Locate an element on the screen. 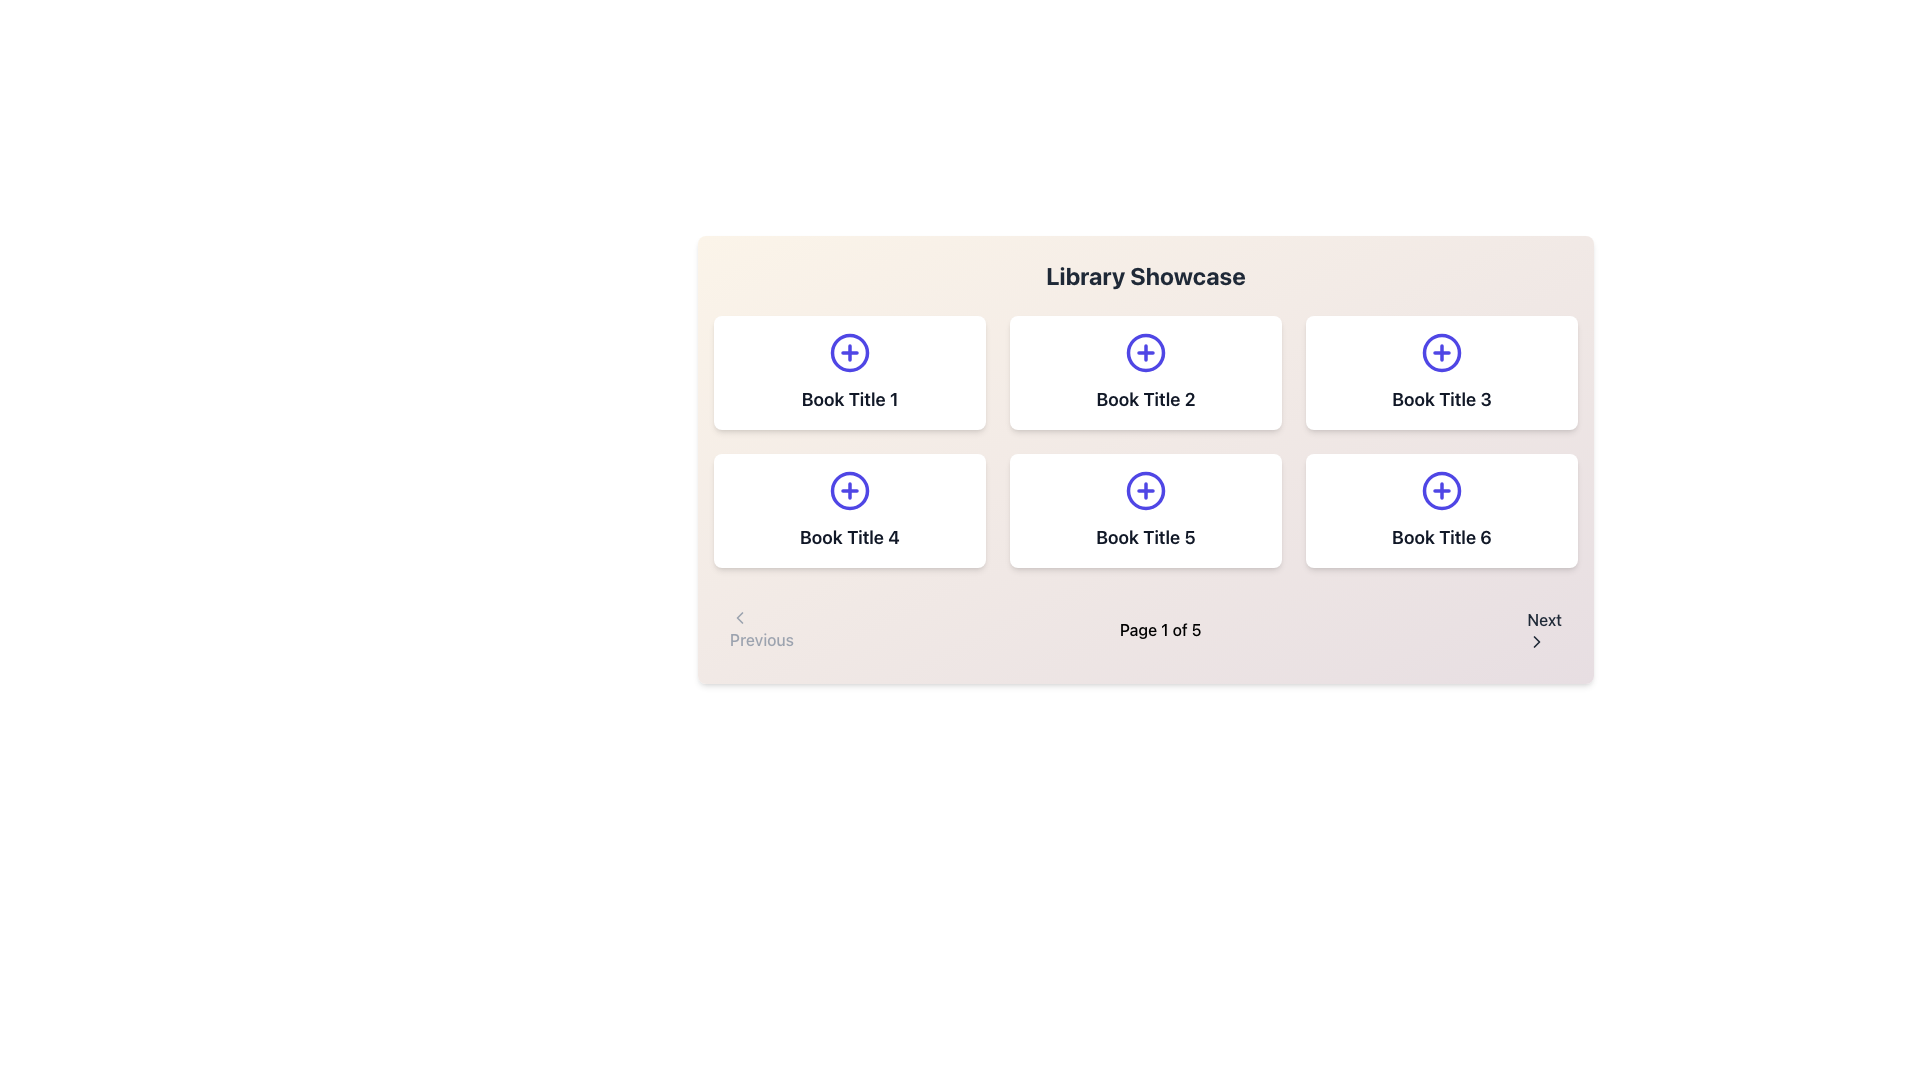  the Interactive Icon in the second card of the top row, which is associated with 'Book Title 2' is located at coordinates (1146, 352).